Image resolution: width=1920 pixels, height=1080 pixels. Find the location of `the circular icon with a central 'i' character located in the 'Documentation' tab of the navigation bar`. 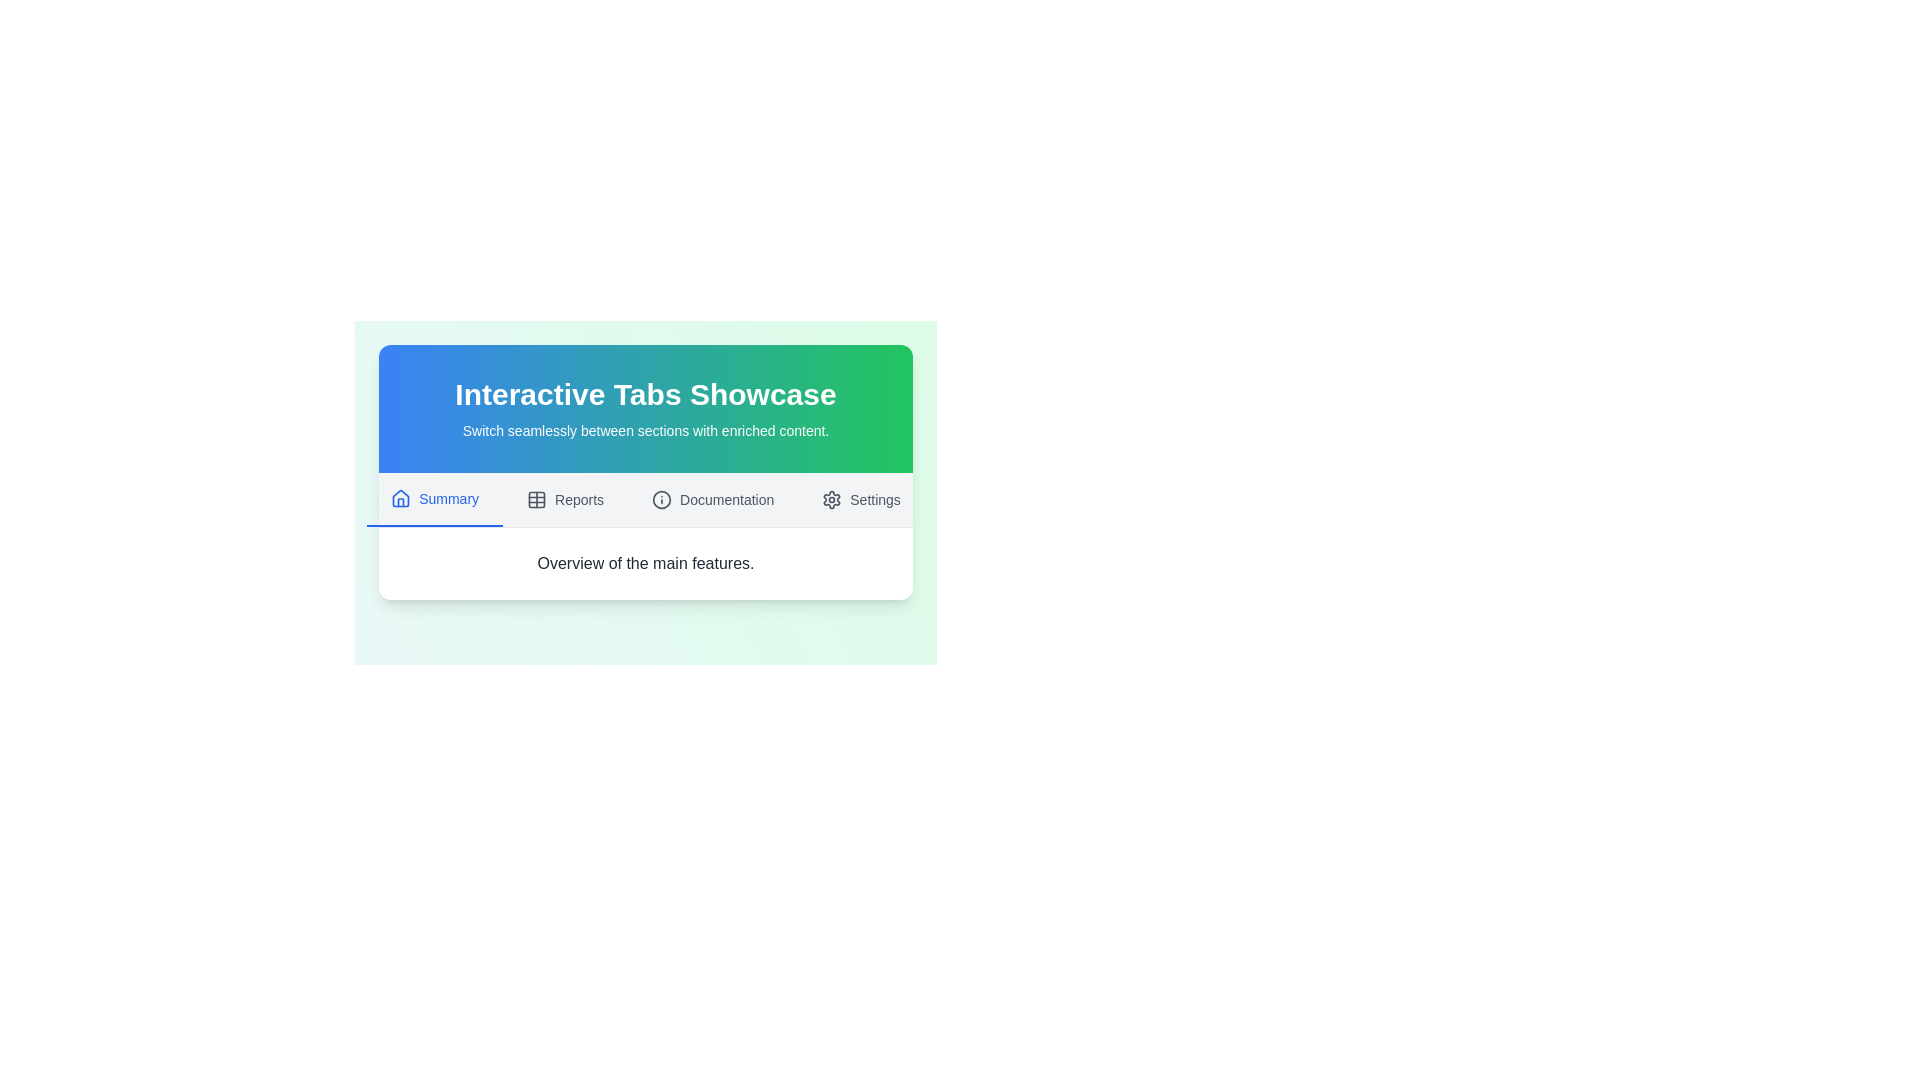

the circular icon with a central 'i' character located in the 'Documentation' tab of the navigation bar is located at coordinates (662, 499).